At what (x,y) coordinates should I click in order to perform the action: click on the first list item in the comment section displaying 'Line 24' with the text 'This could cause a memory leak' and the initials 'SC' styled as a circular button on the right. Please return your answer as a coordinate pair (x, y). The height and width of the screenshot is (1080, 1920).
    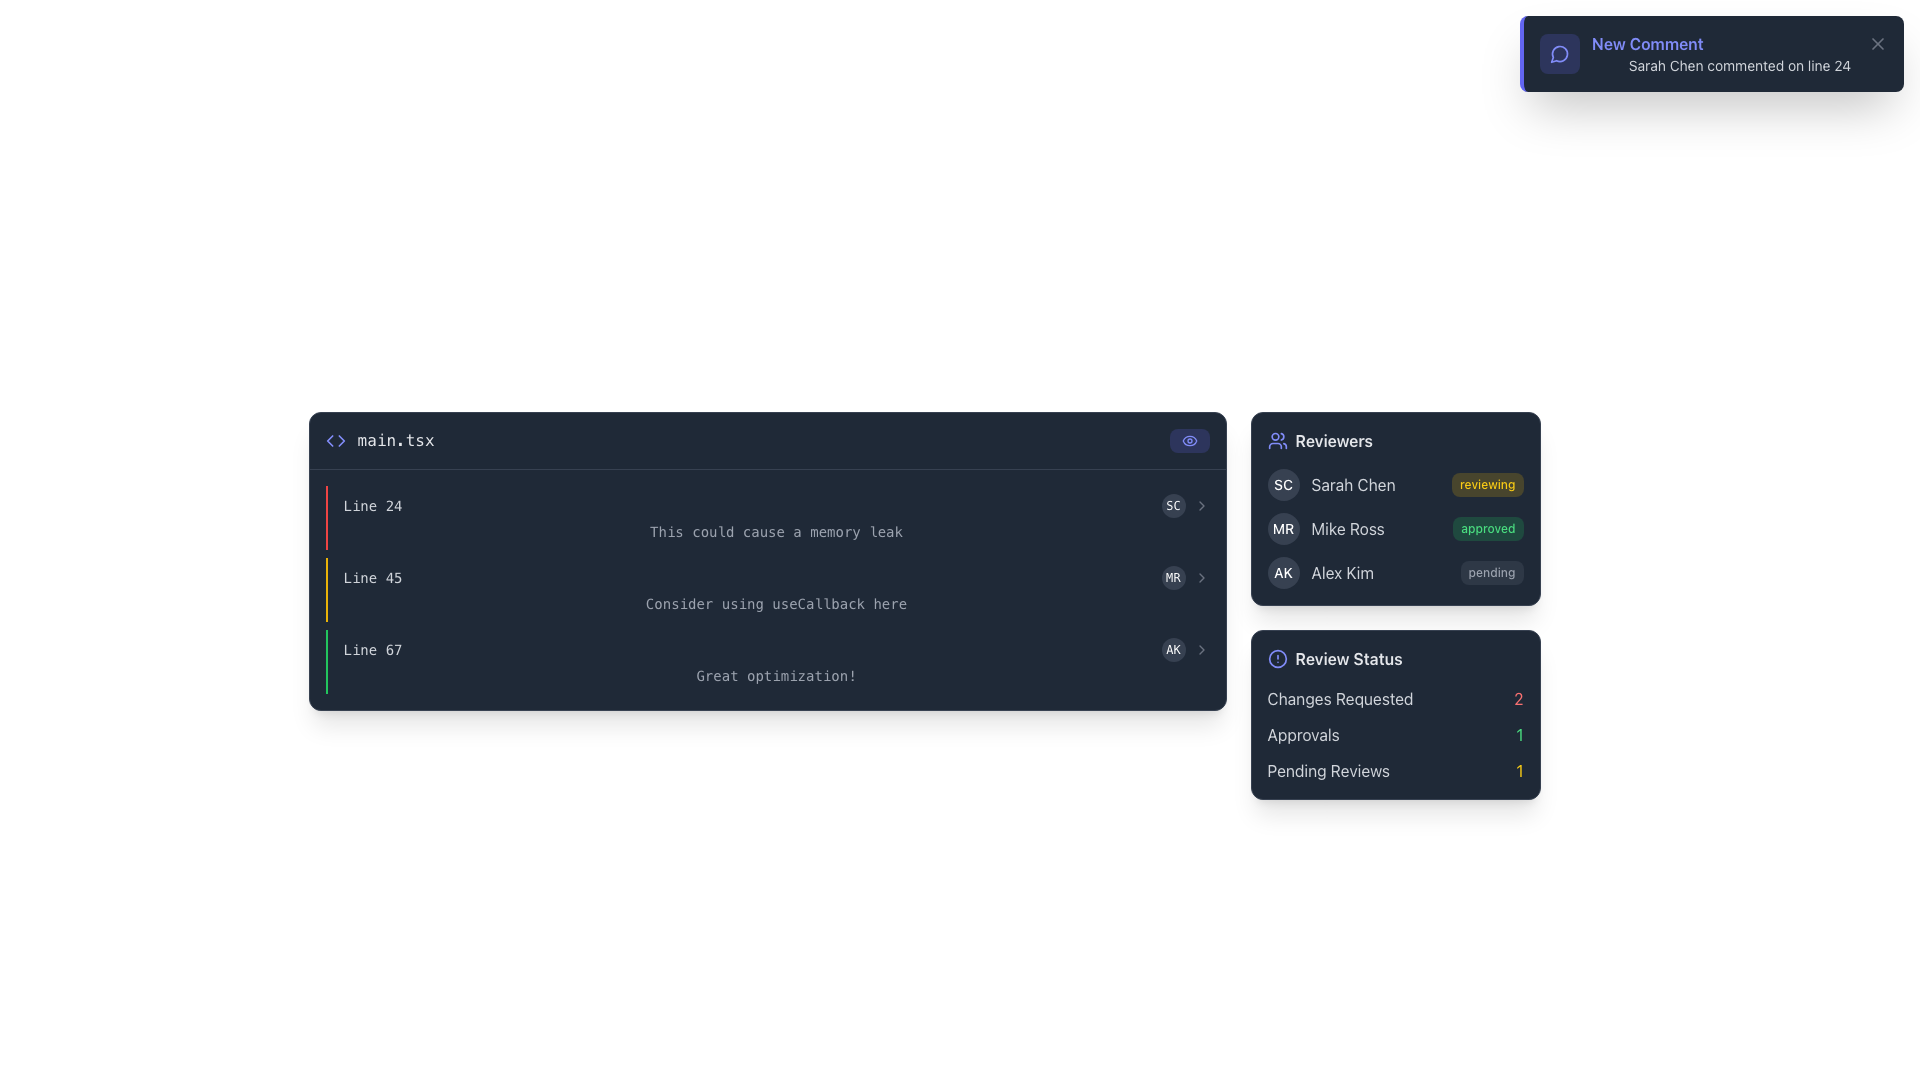
    Looking at the image, I should click on (766, 516).